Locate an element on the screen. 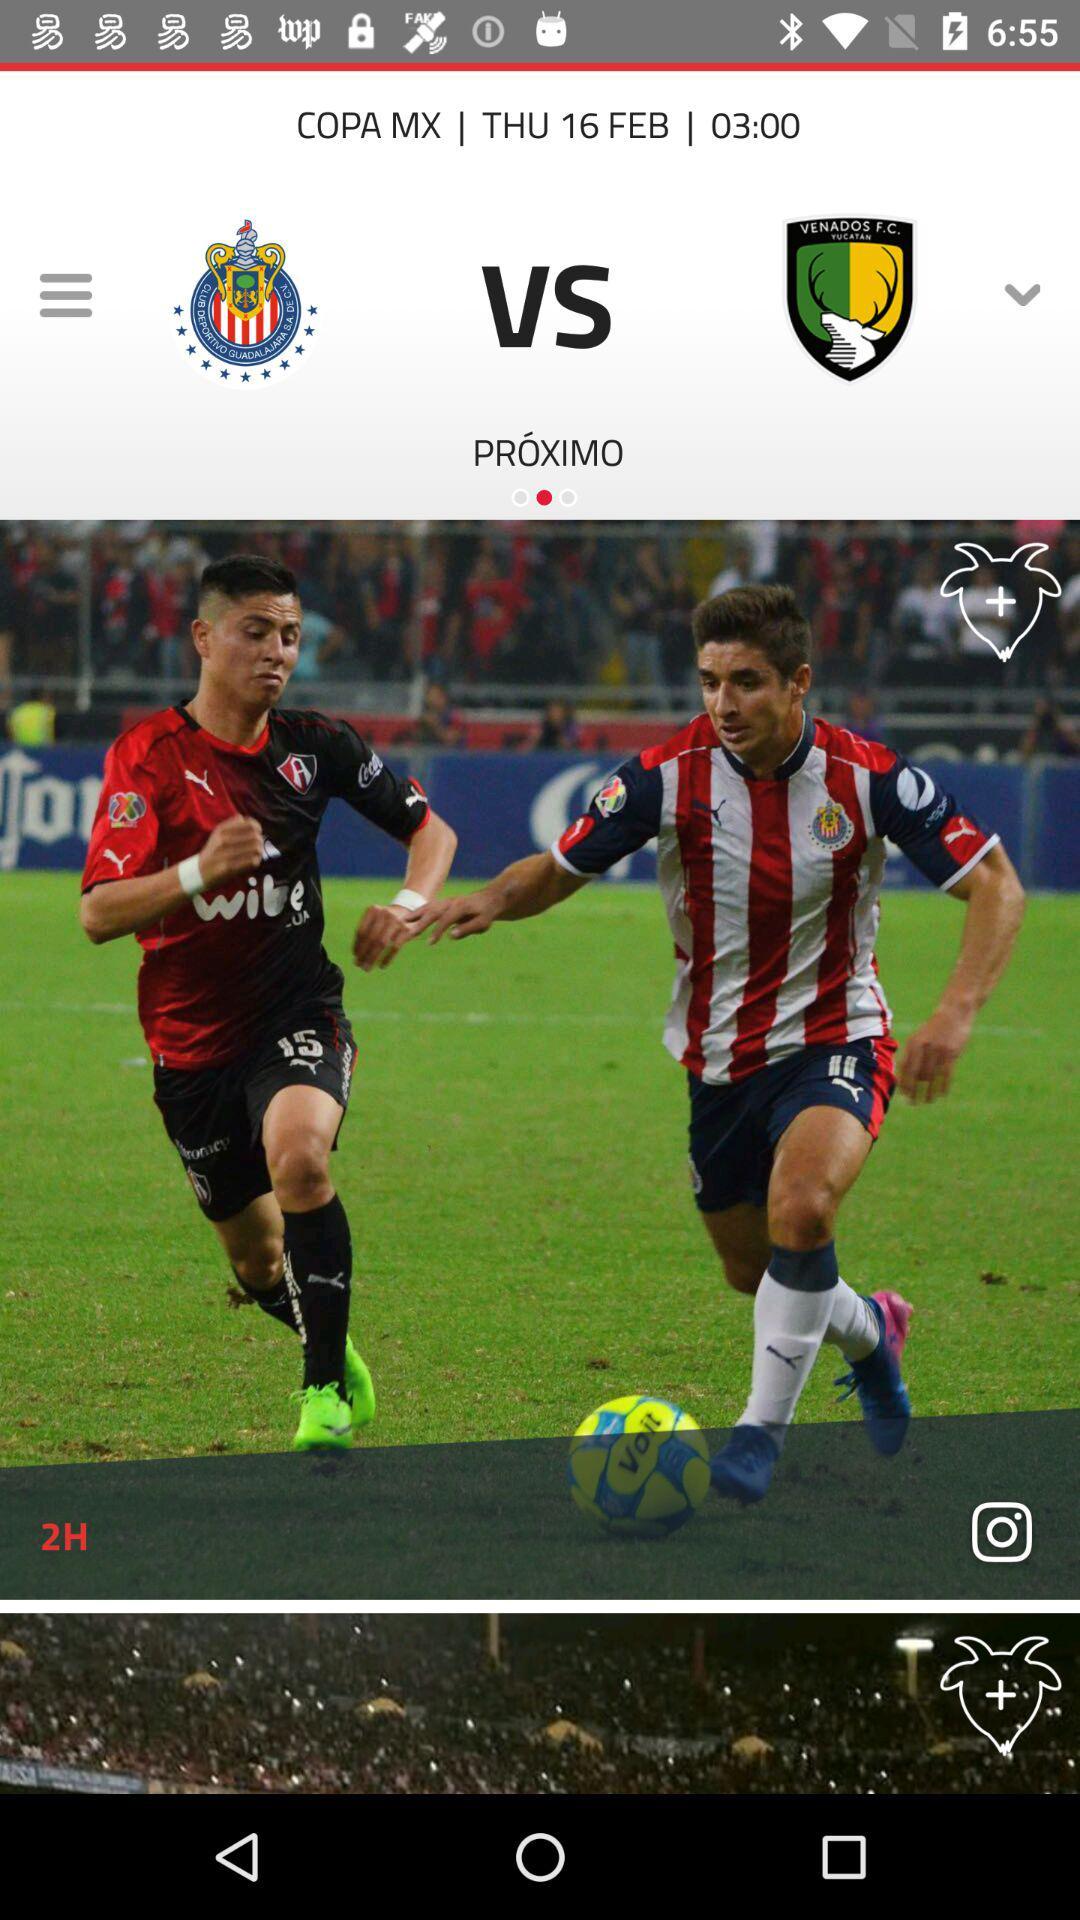  add icon on the first image is located at coordinates (1001, 598).